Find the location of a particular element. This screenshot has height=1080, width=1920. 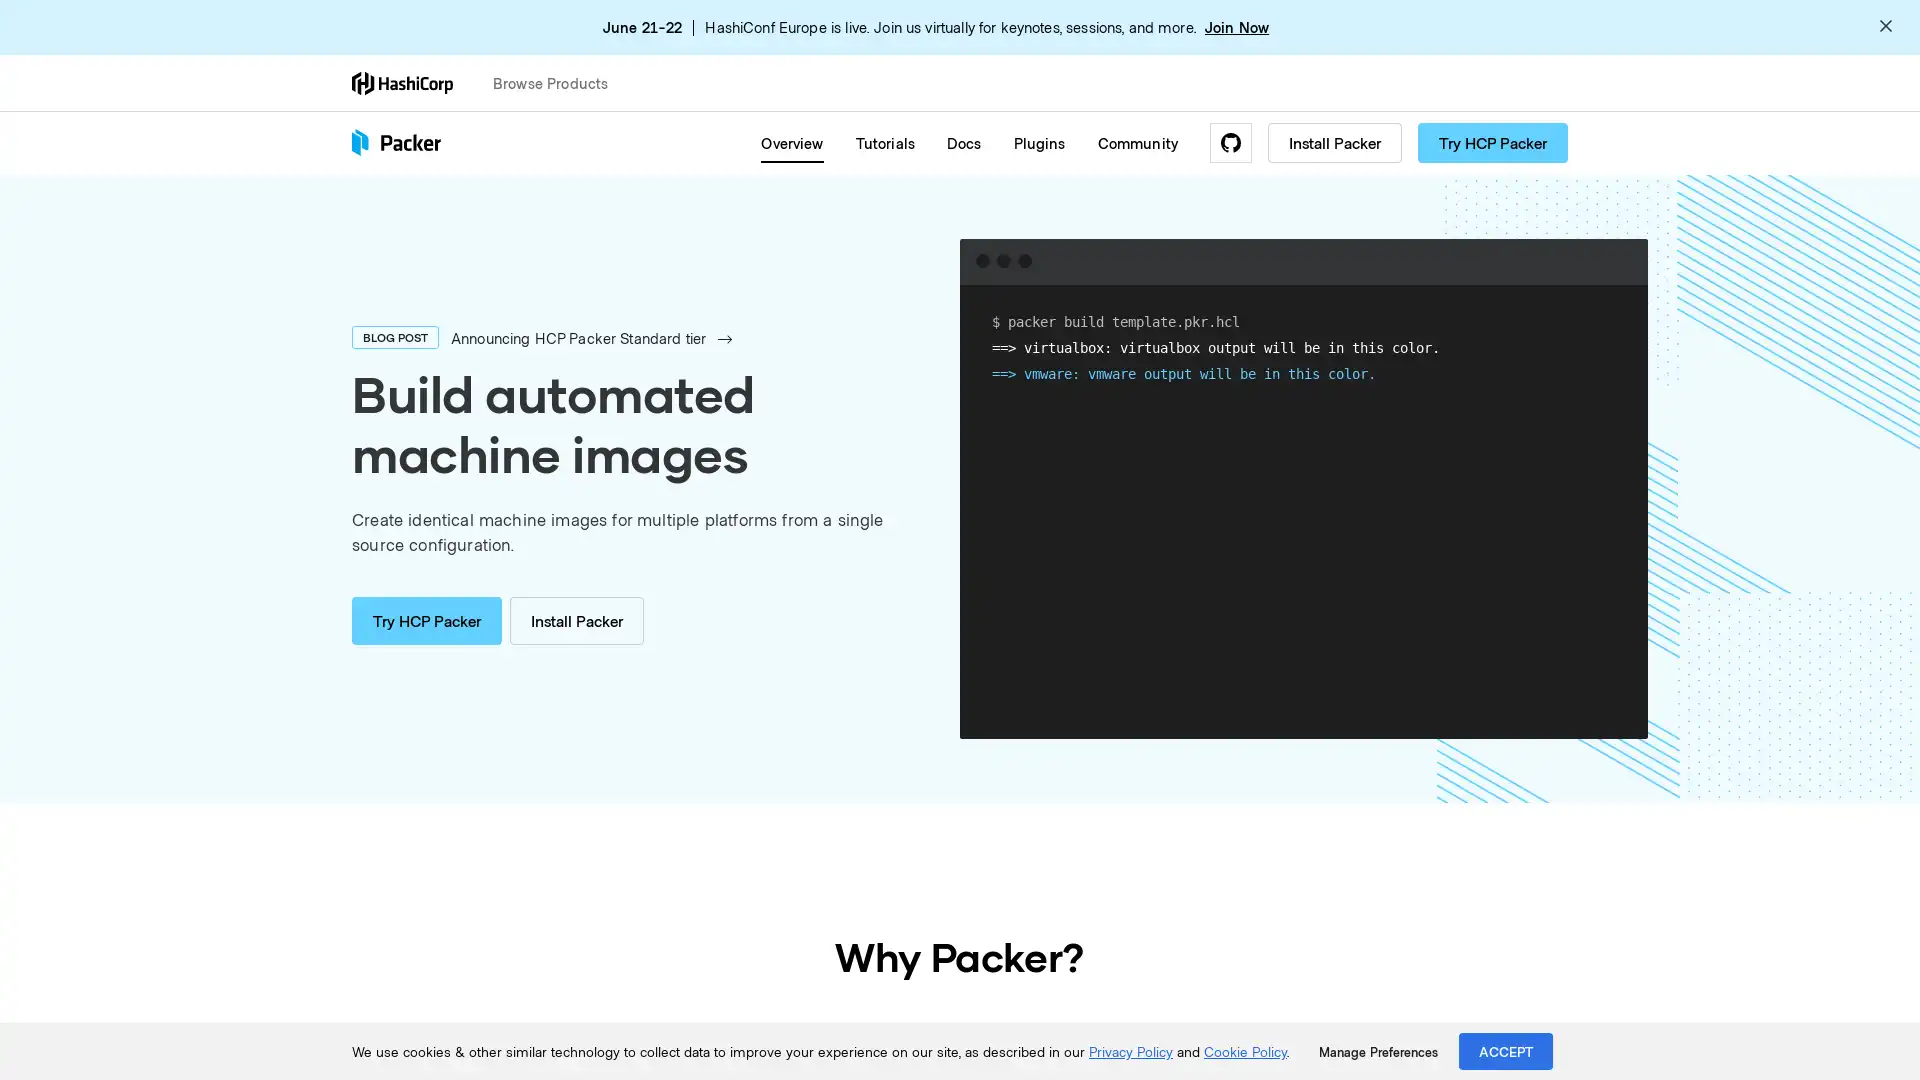

Manage Preferences is located at coordinates (1377, 1051).